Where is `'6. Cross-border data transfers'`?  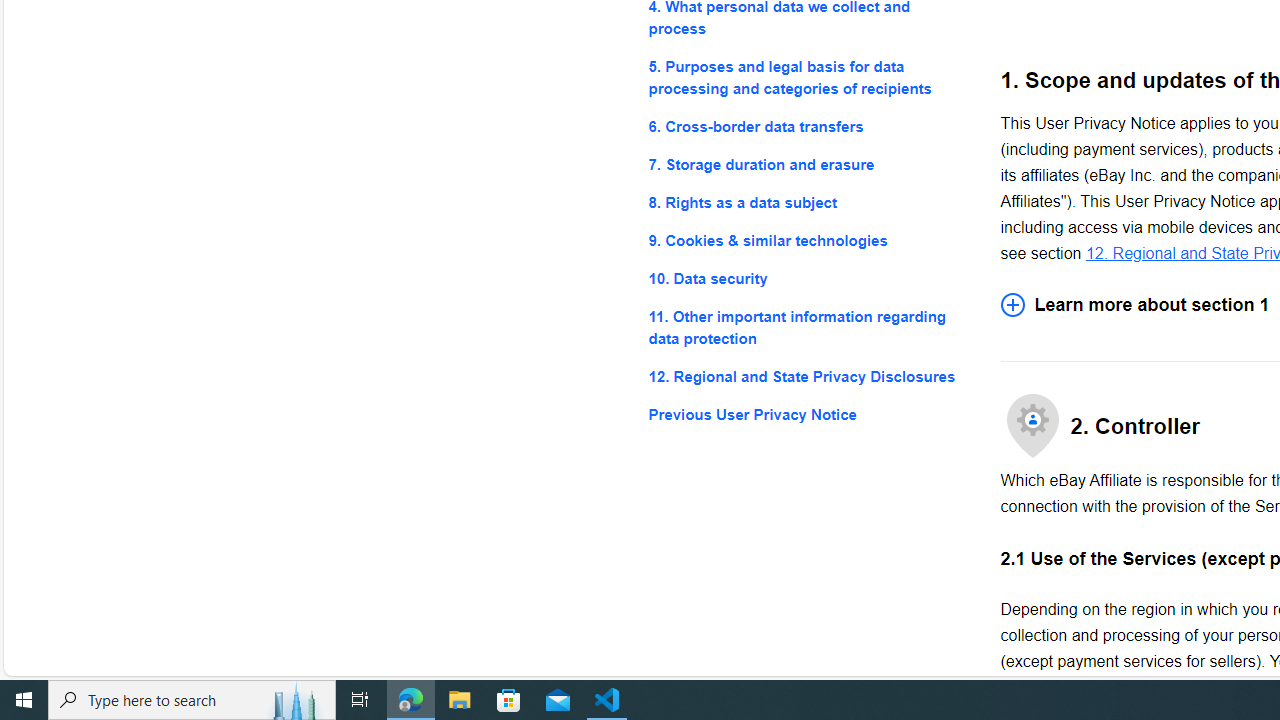 '6. Cross-border data transfers' is located at coordinates (808, 126).